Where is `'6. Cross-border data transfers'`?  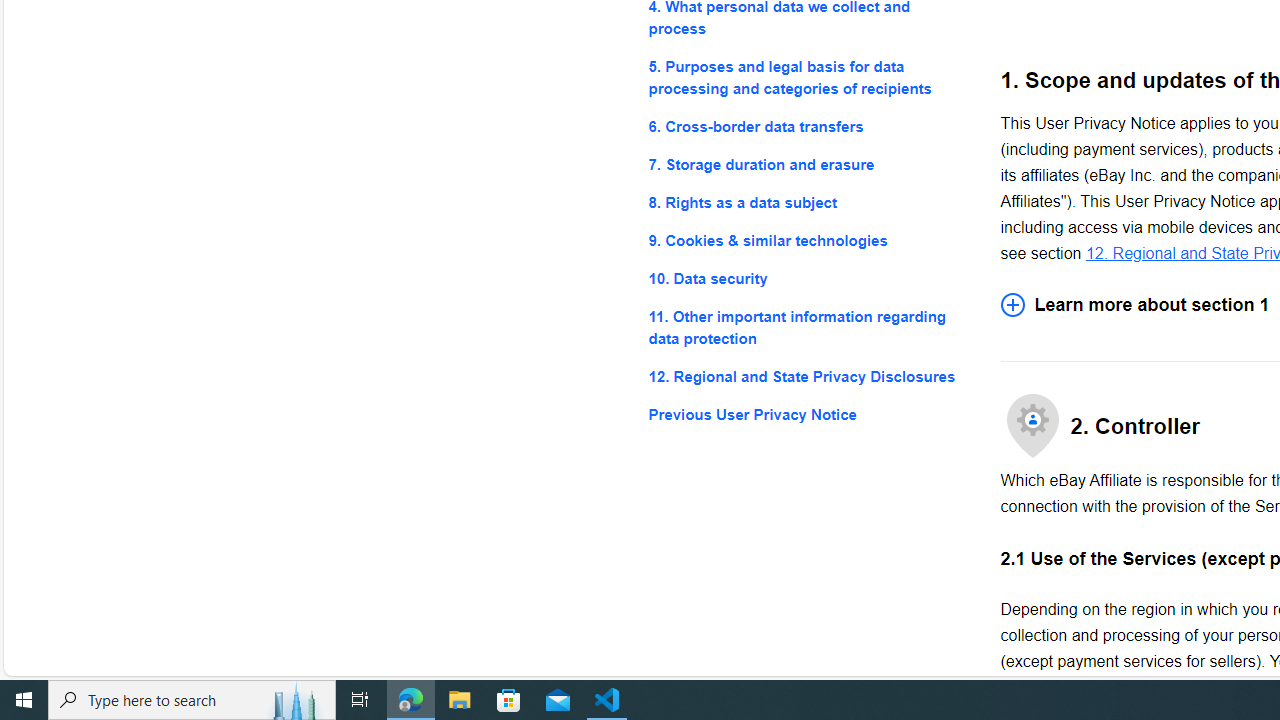 '6. Cross-border data transfers' is located at coordinates (808, 126).